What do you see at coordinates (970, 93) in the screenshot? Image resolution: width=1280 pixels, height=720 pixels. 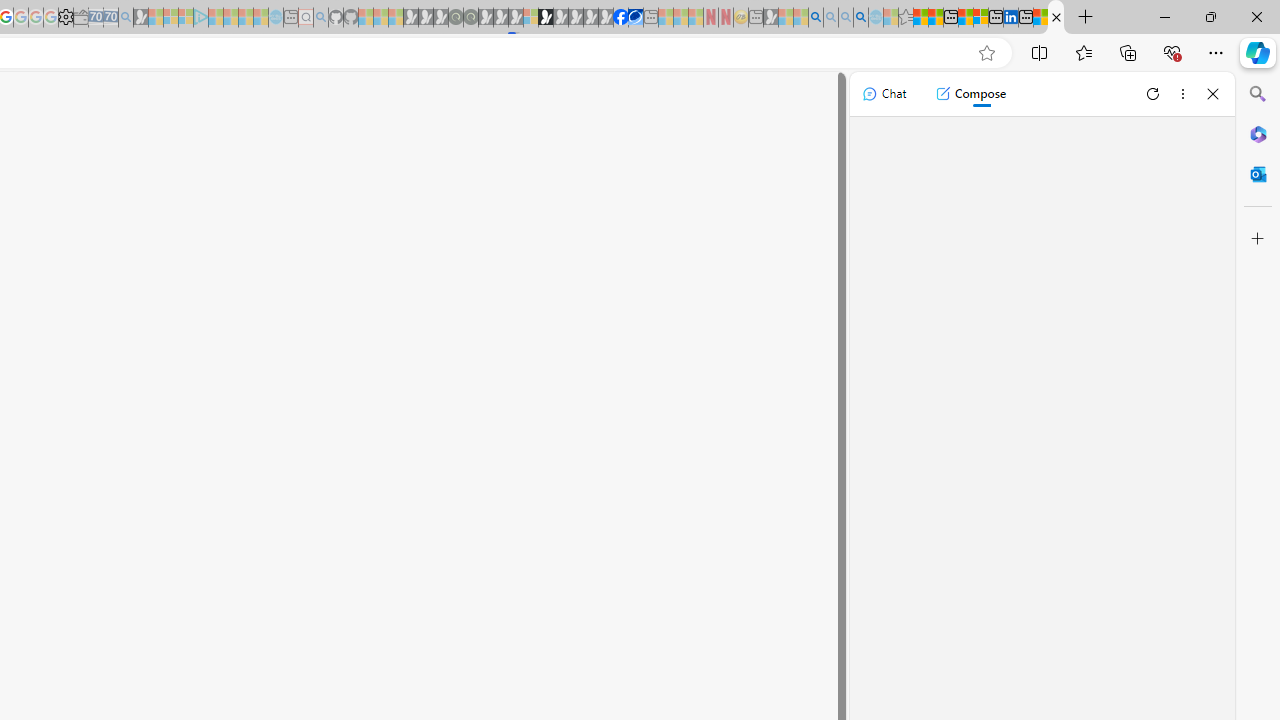 I see `'Compose'` at bounding box center [970, 93].